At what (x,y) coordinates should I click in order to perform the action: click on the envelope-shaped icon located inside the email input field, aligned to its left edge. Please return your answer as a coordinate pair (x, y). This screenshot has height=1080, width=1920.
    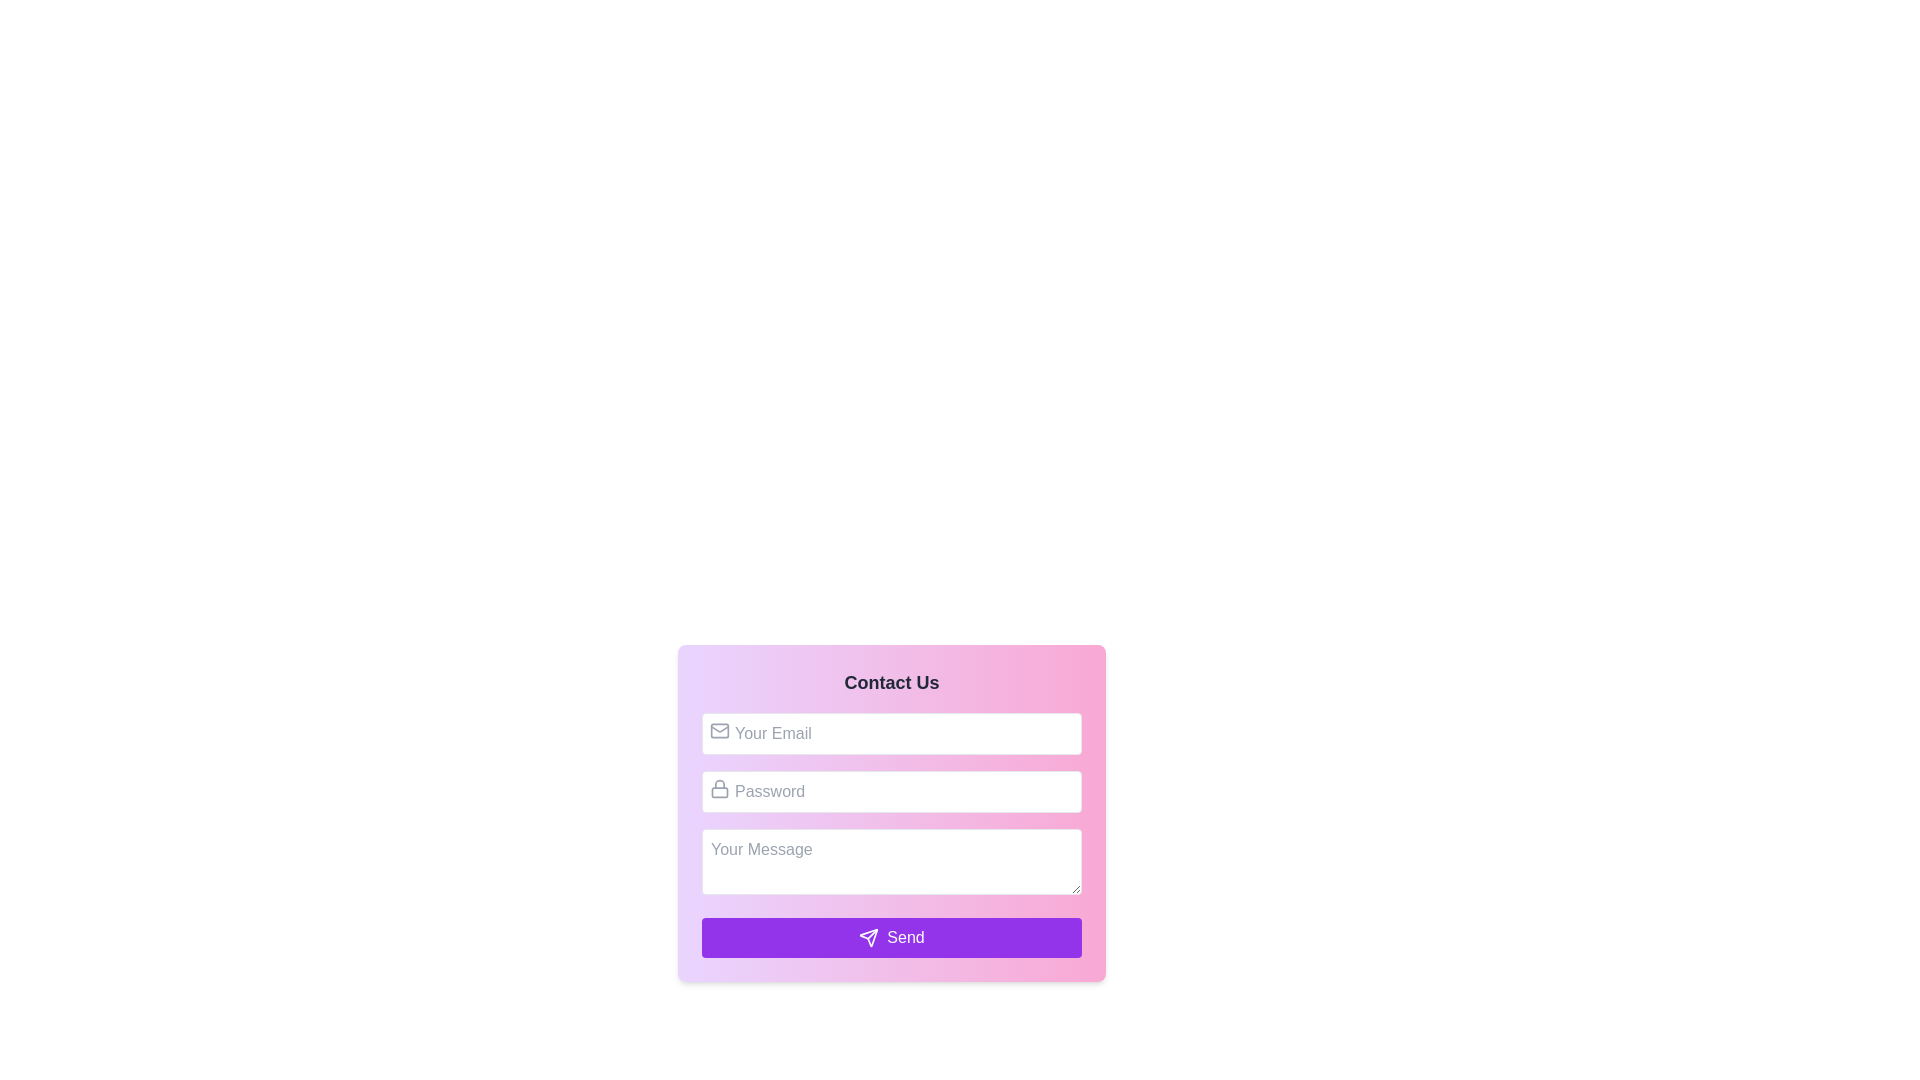
    Looking at the image, I should click on (720, 731).